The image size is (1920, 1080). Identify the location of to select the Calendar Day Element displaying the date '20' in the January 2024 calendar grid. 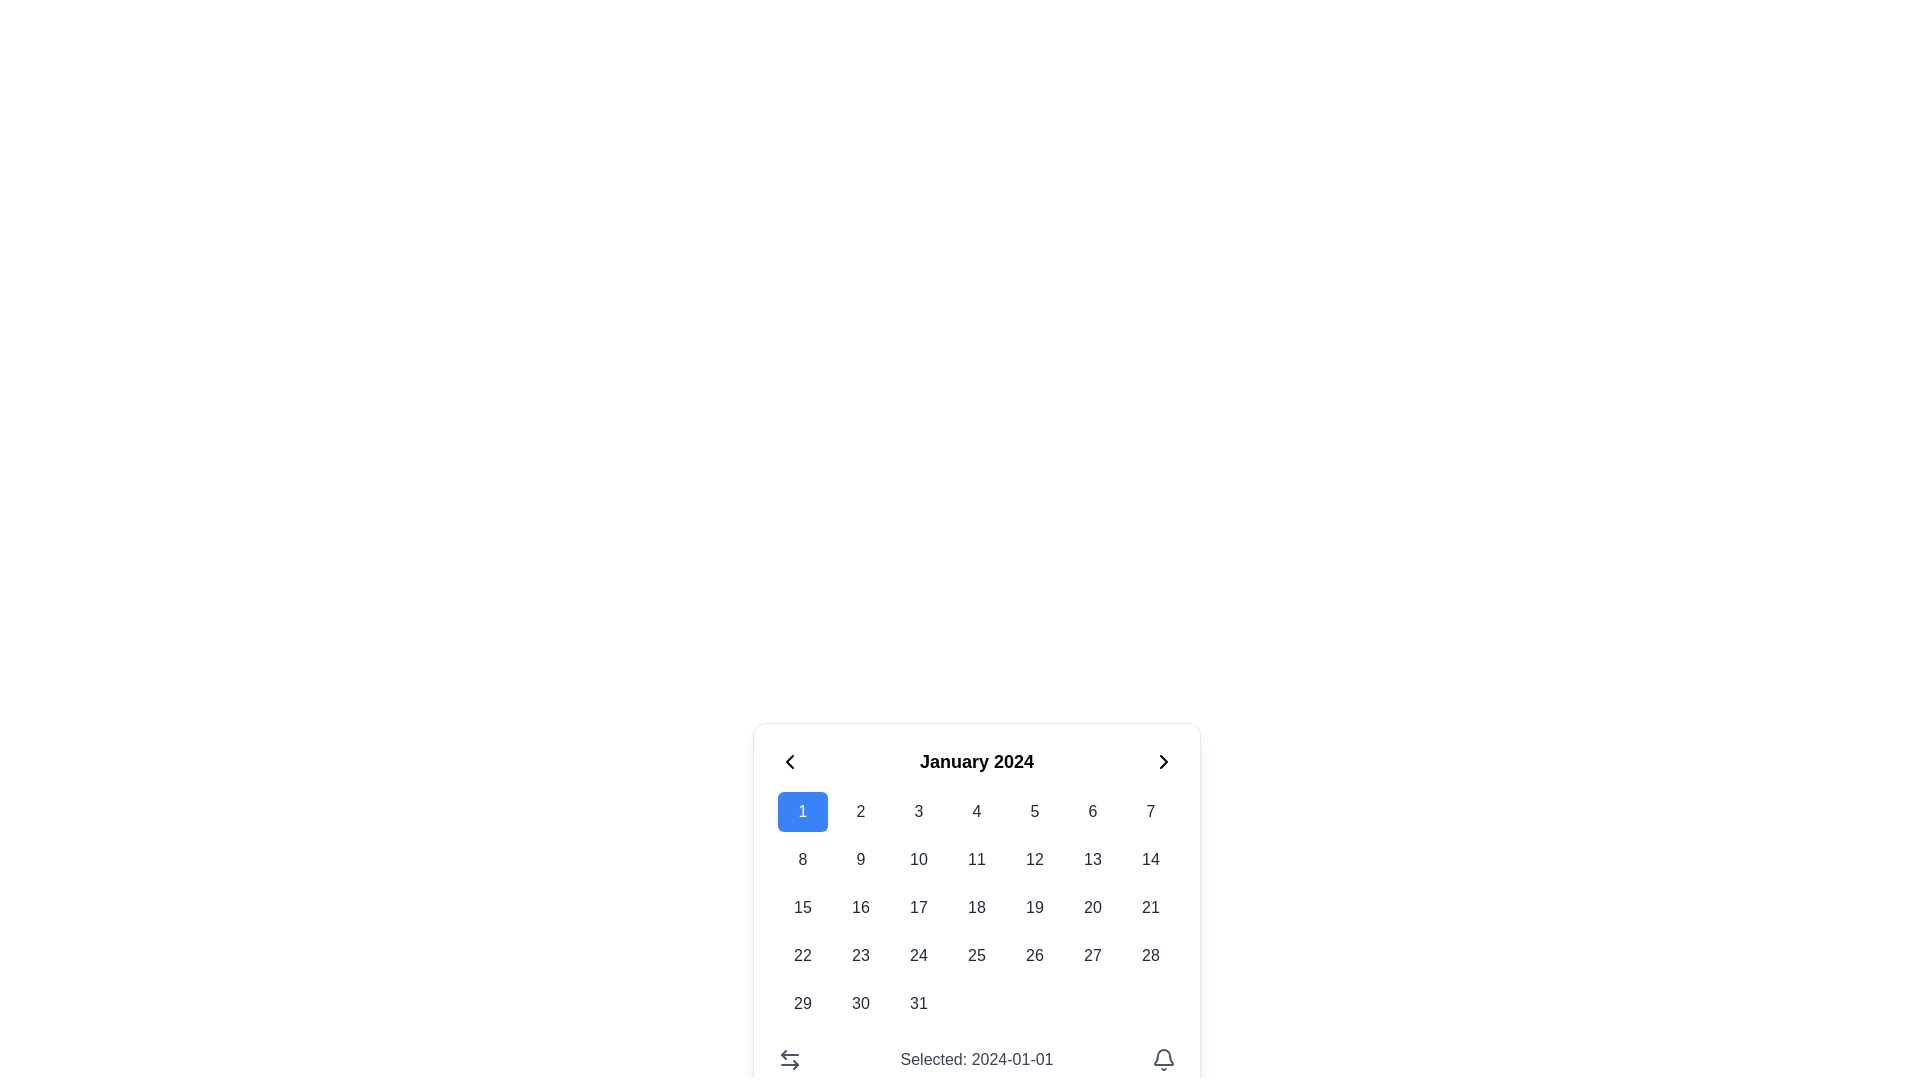
(1092, 907).